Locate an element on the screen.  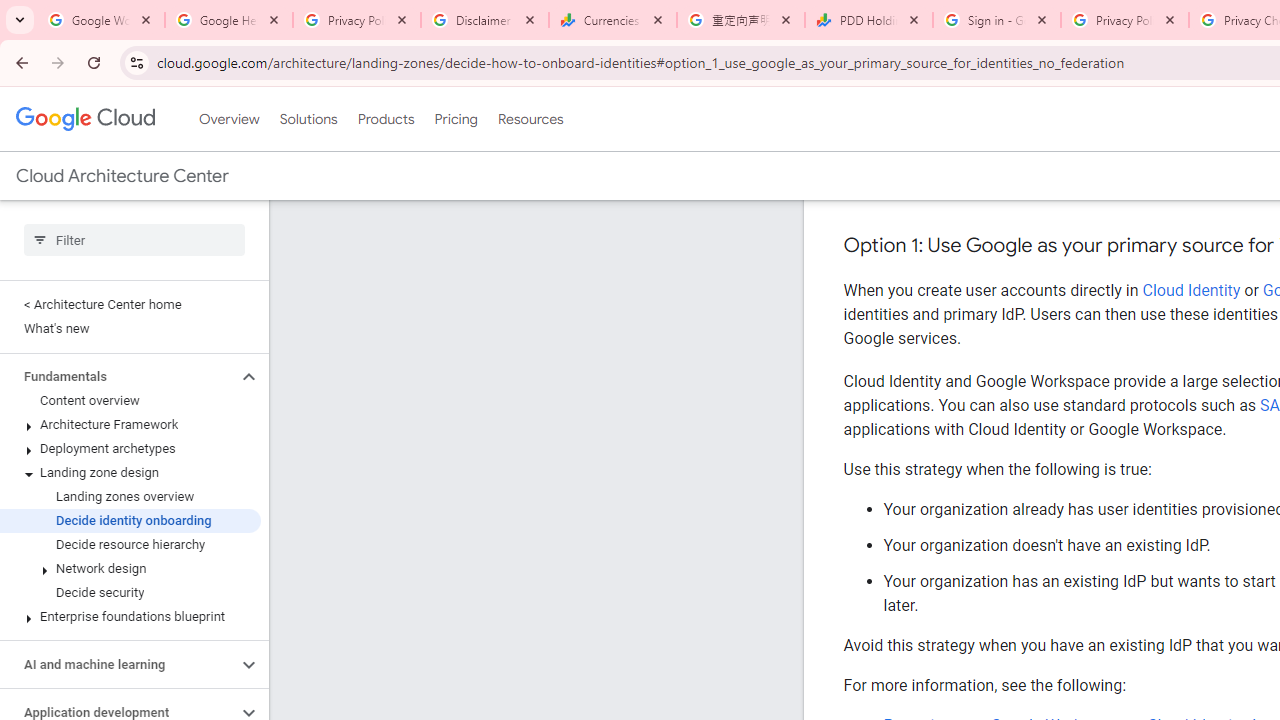
'Resources' is located at coordinates (530, 119).